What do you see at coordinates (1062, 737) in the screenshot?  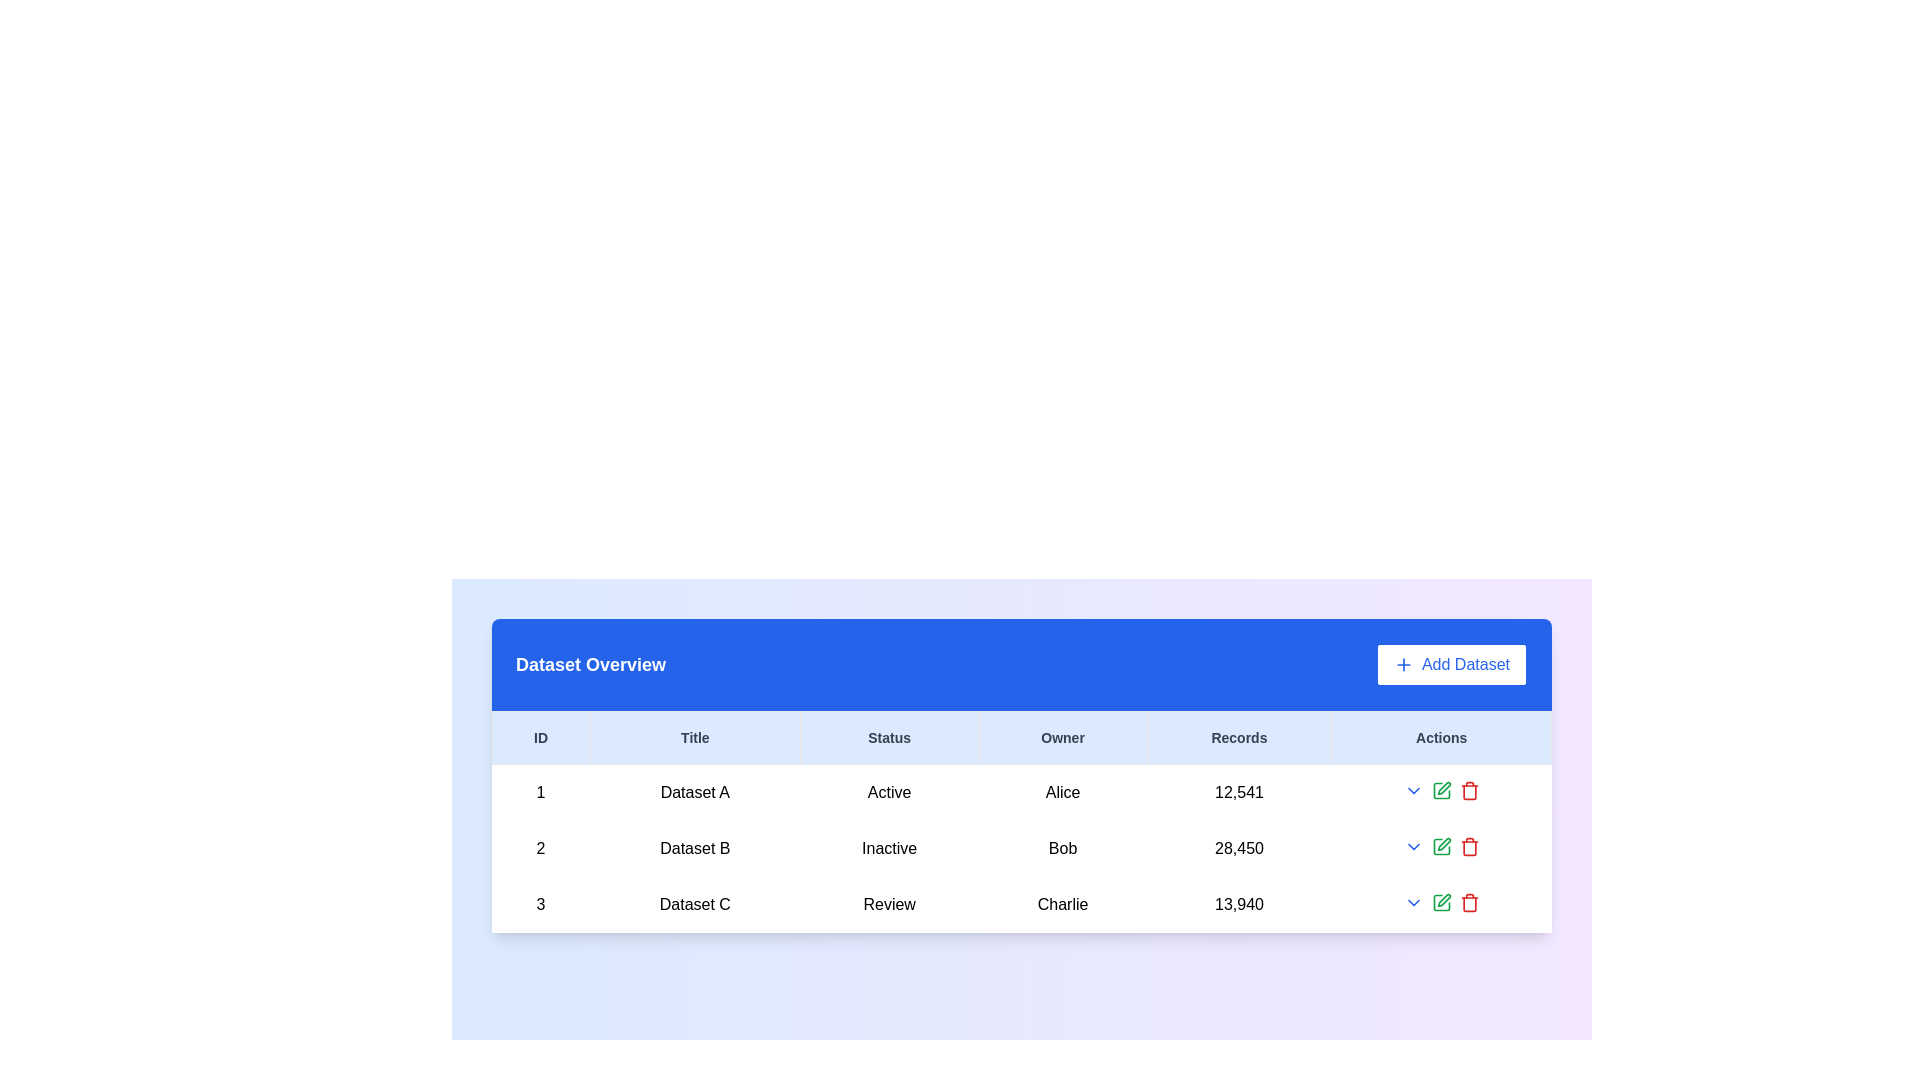 I see `the 'Owner' text label located in the header row of the table, positioned as the fourth item among its siblings` at bounding box center [1062, 737].